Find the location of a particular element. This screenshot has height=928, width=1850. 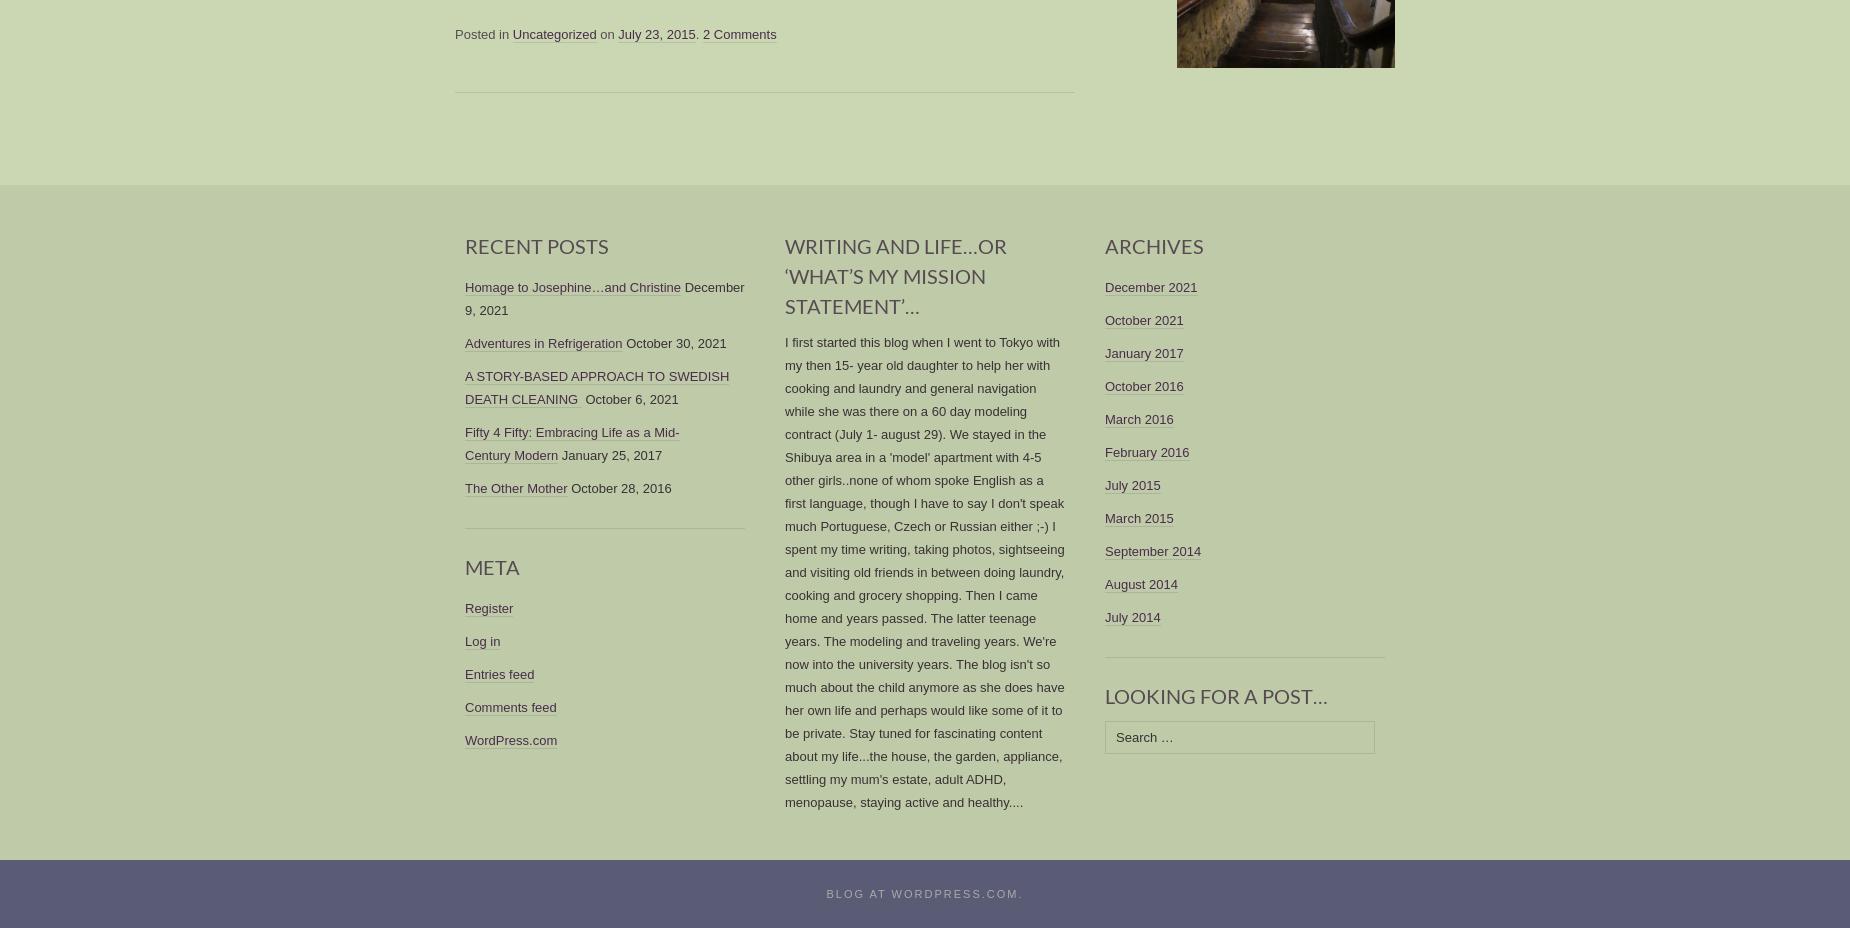

'A STORY-BASED APPROACH TO SWEDISH DEATH CLEANING' is located at coordinates (596, 387).